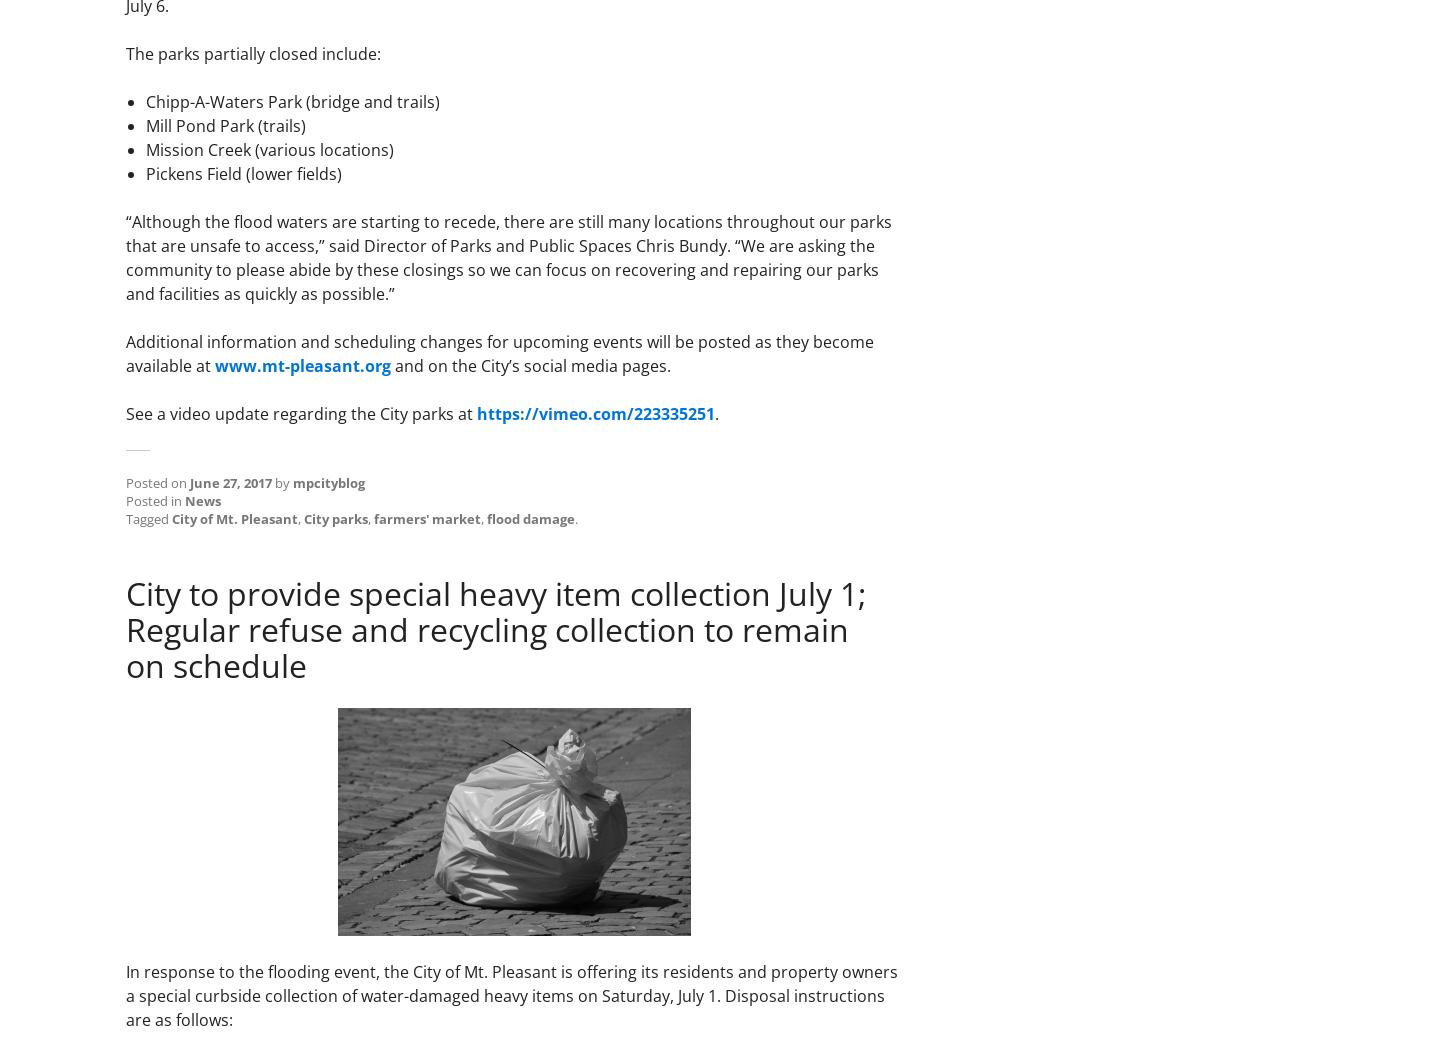 The width and height of the screenshot is (1440, 1058). Describe the element at coordinates (145, 149) in the screenshot. I see `'Mission Creek (various locations)'` at that location.